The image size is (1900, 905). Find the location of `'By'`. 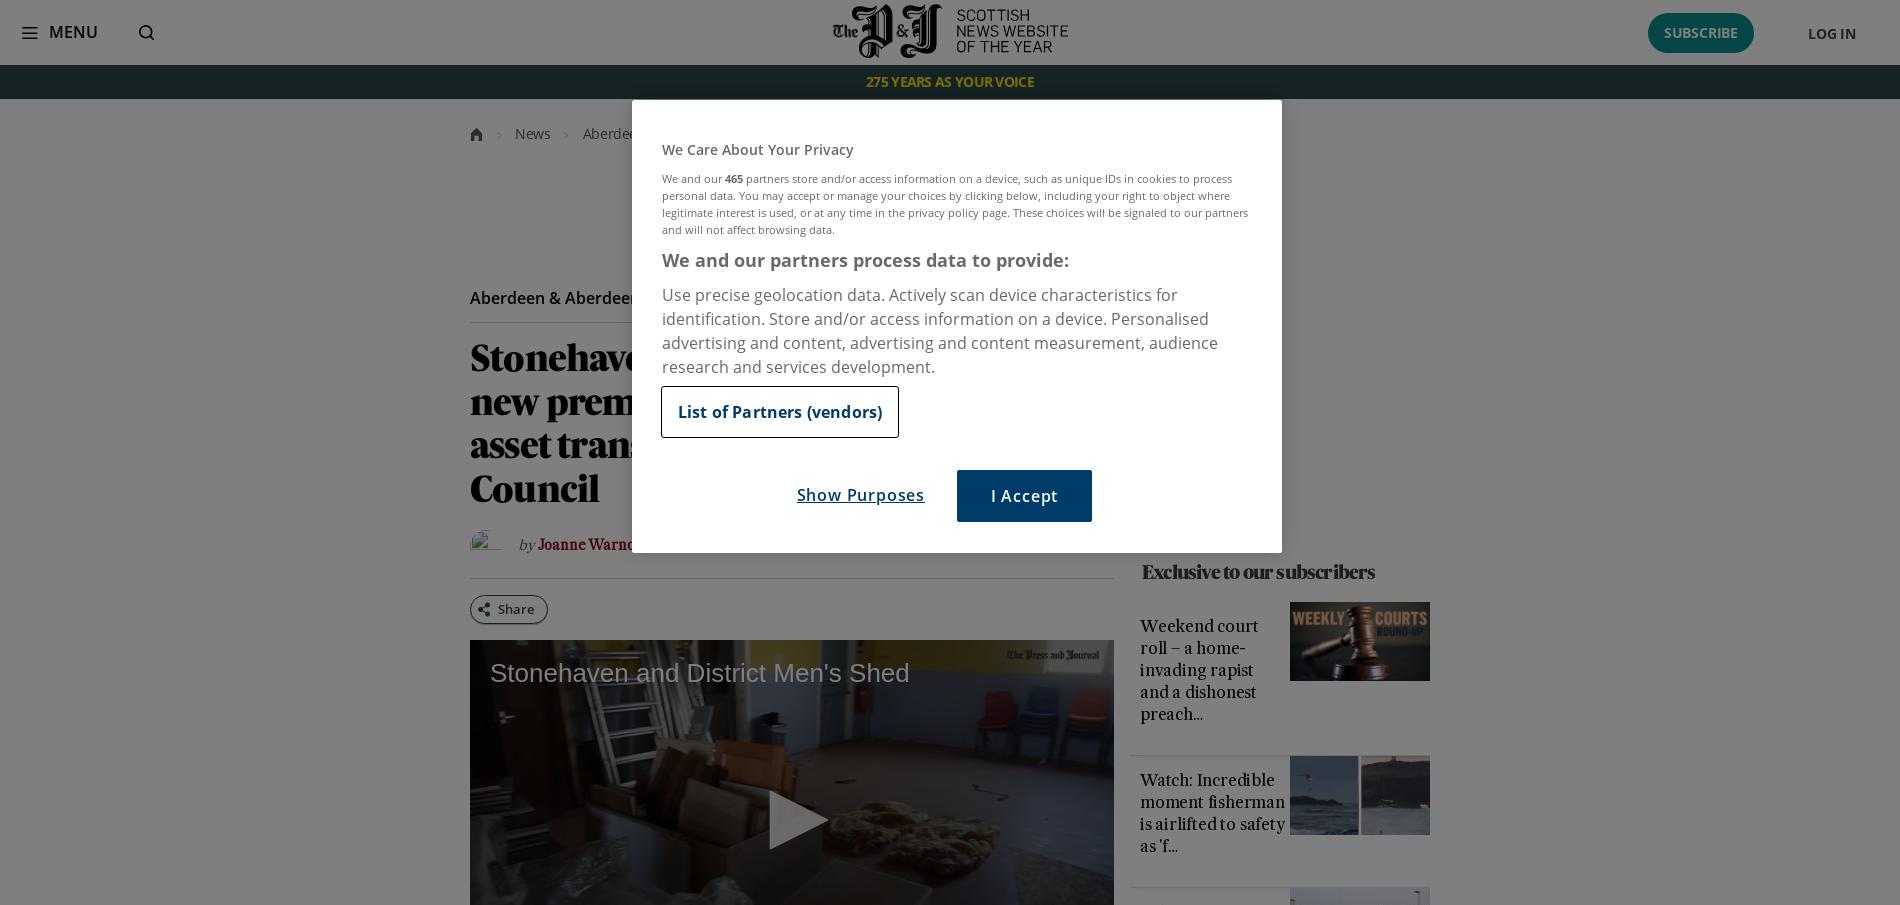

'By' is located at coordinates (525, 543).